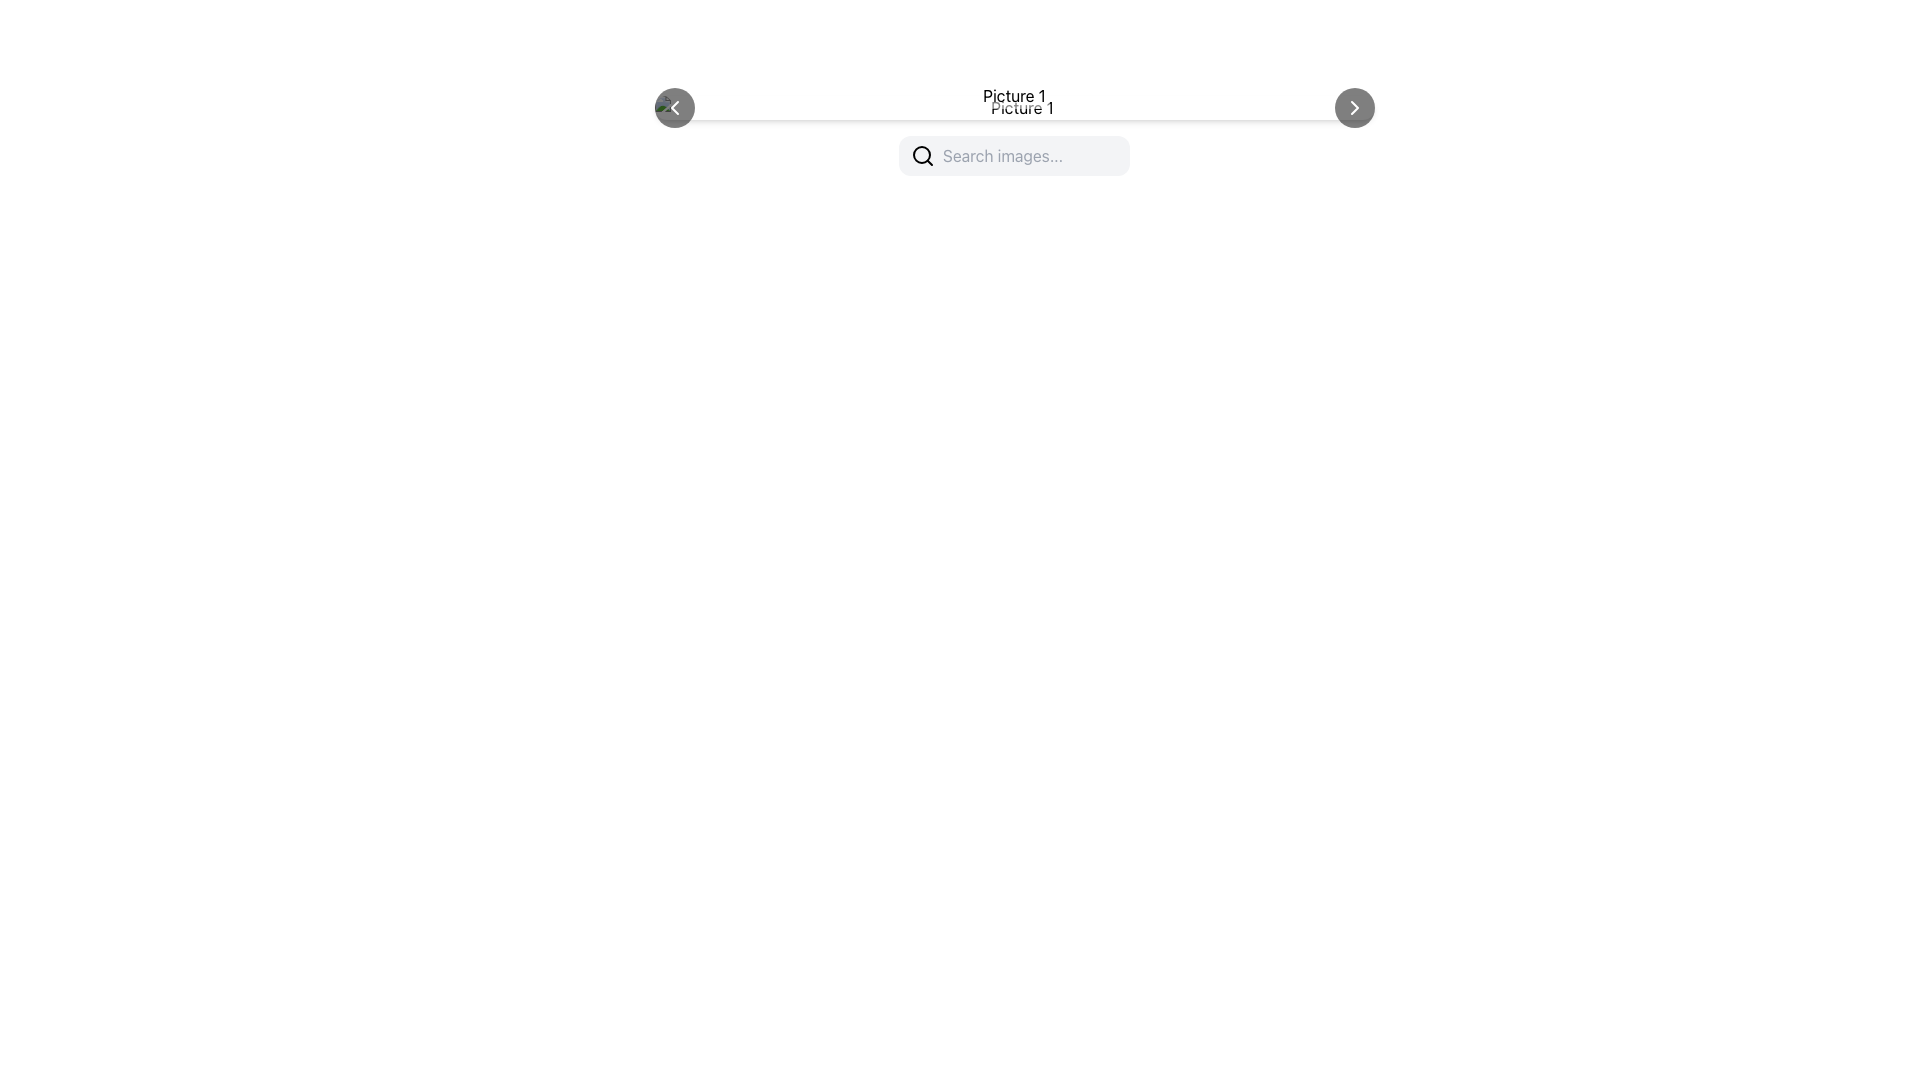 The width and height of the screenshot is (1920, 1080). Describe the element at coordinates (1354, 108) in the screenshot. I see `the right chevron icon located in the circular navigation icon on the far right of the toolbar` at that location.